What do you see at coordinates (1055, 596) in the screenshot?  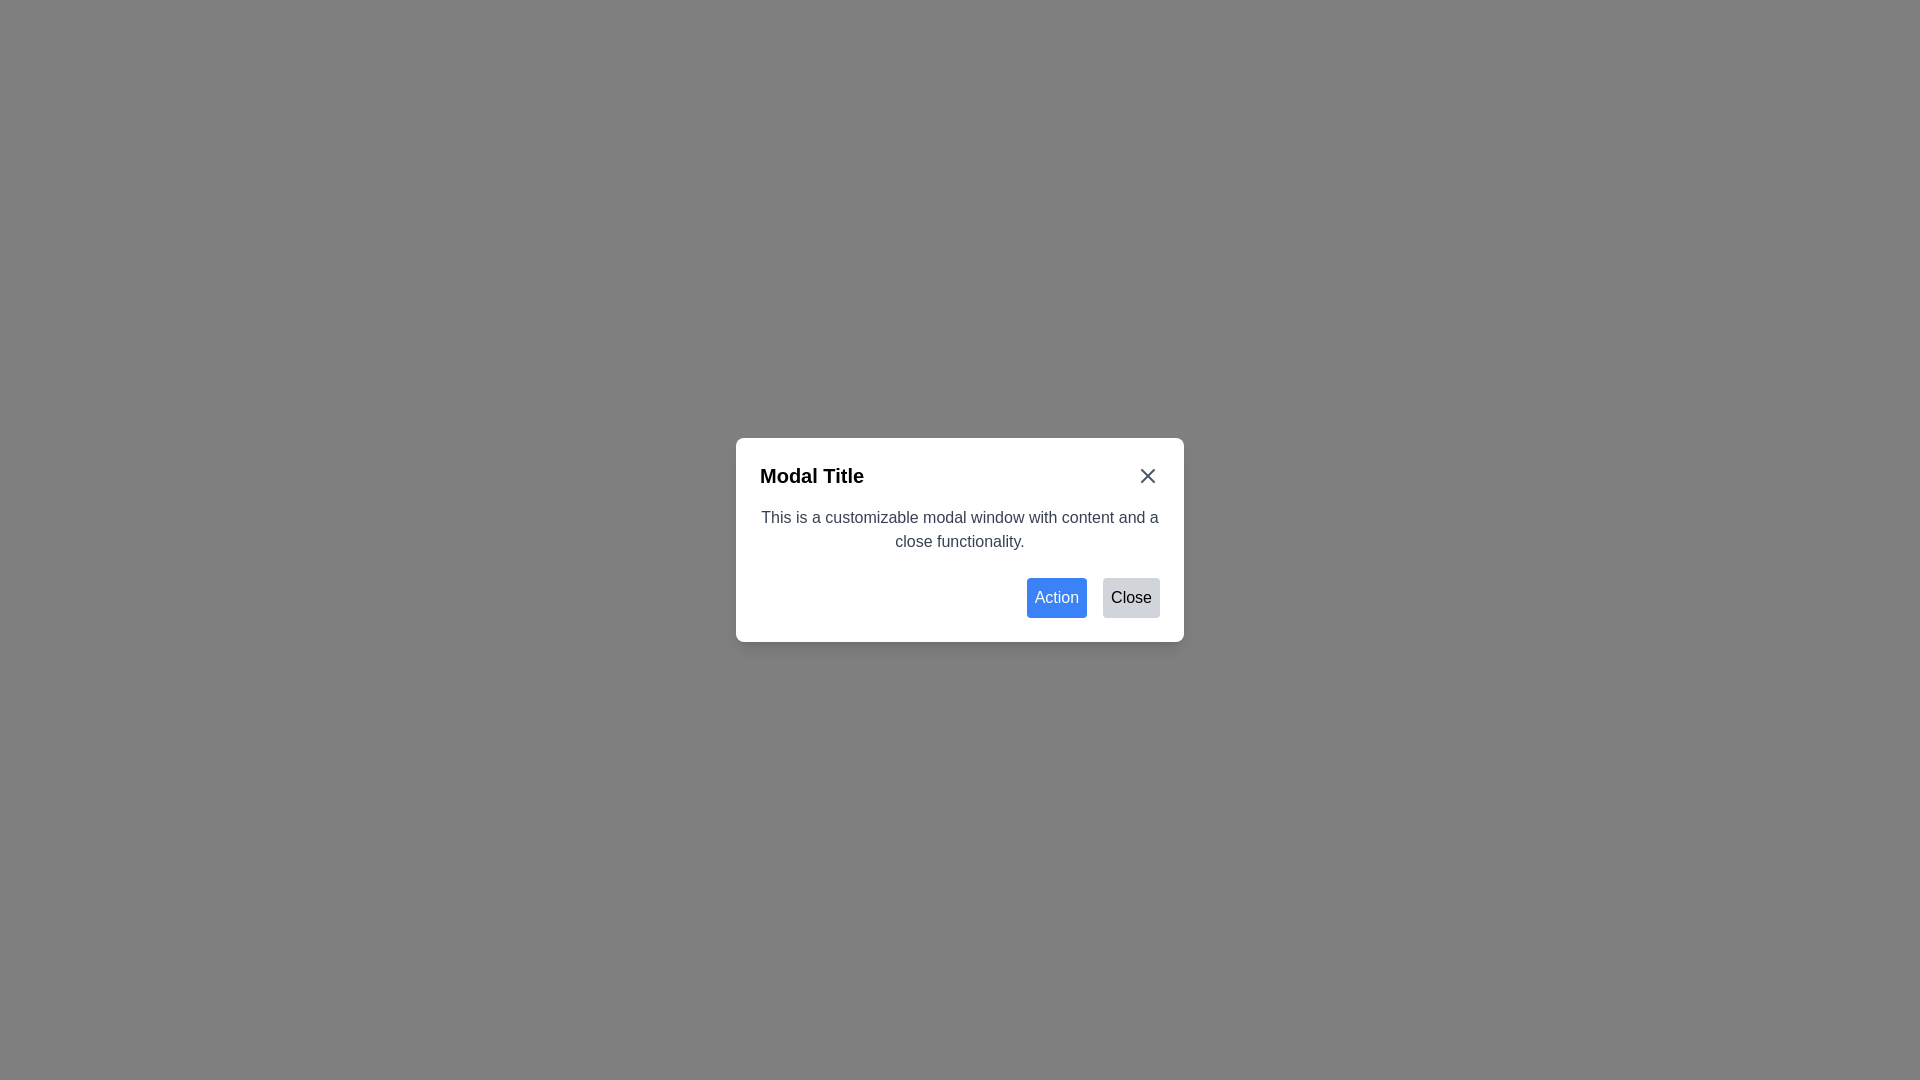 I see `the button located in the bottom-right section of the modal dialog` at bounding box center [1055, 596].